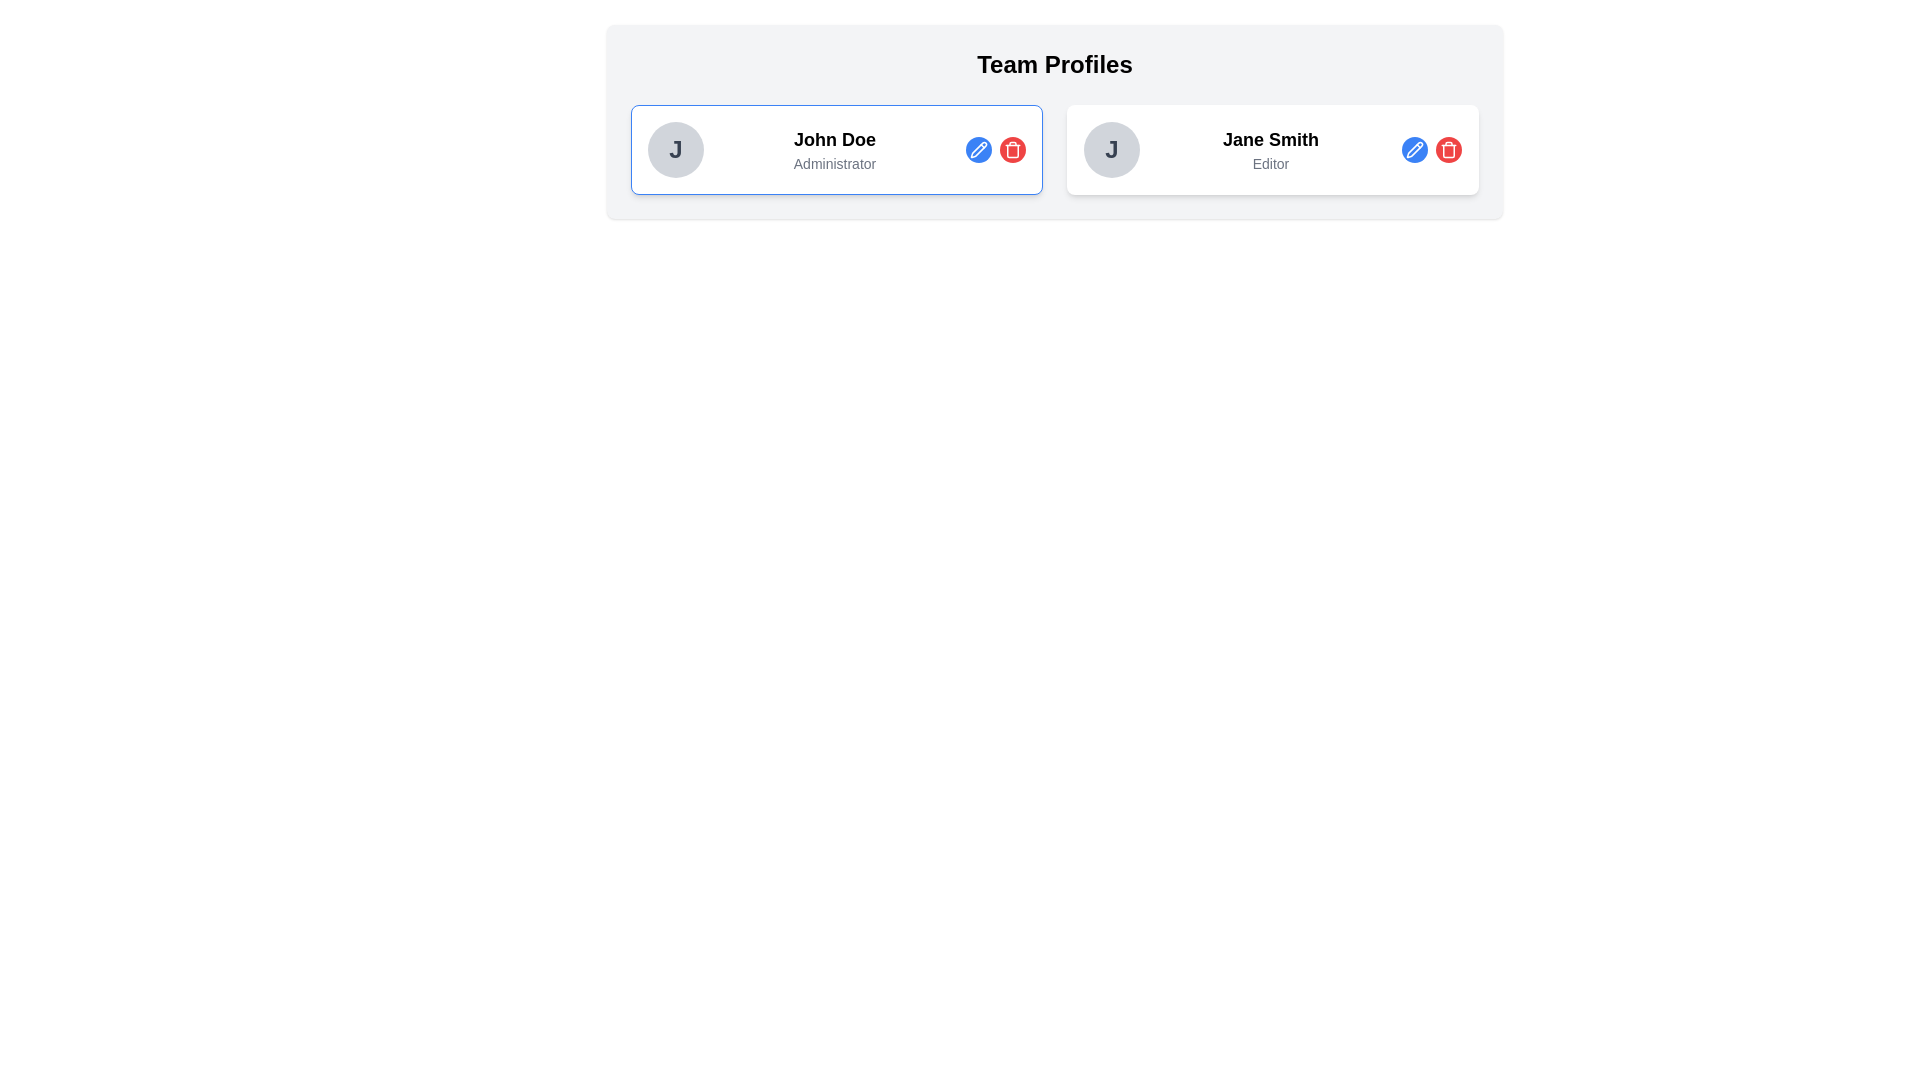 Image resolution: width=1920 pixels, height=1080 pixels. What do you see at coordinates (1449, 149) in the screenshot?
I see `the delete button (Icon Button) for the profile 'Jane Smith - Editor' located in the second profile card, positioned at the top-right corner next to a blue pencil icon` at bounding box center [1449, 149].